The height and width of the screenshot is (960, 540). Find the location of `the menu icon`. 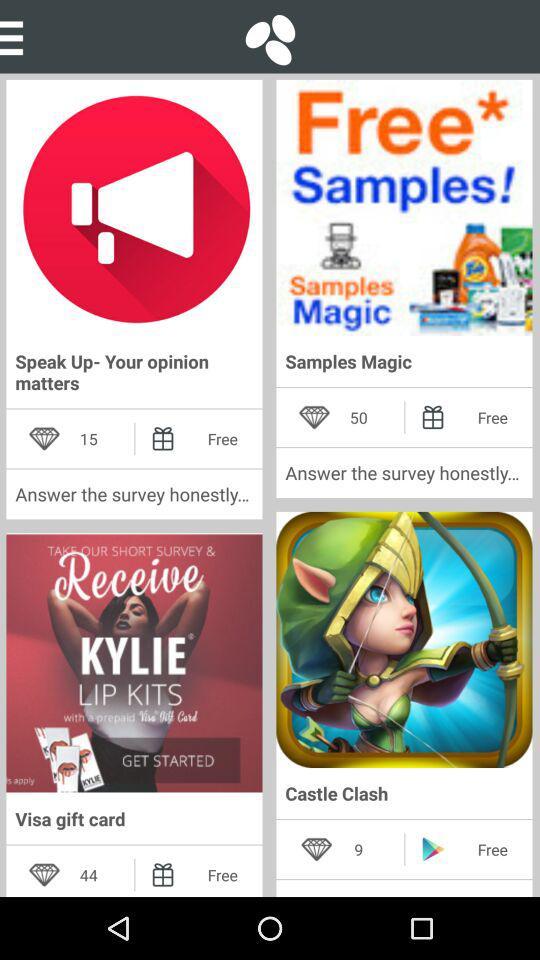

the menu icon is located at coordinates (17, 35).